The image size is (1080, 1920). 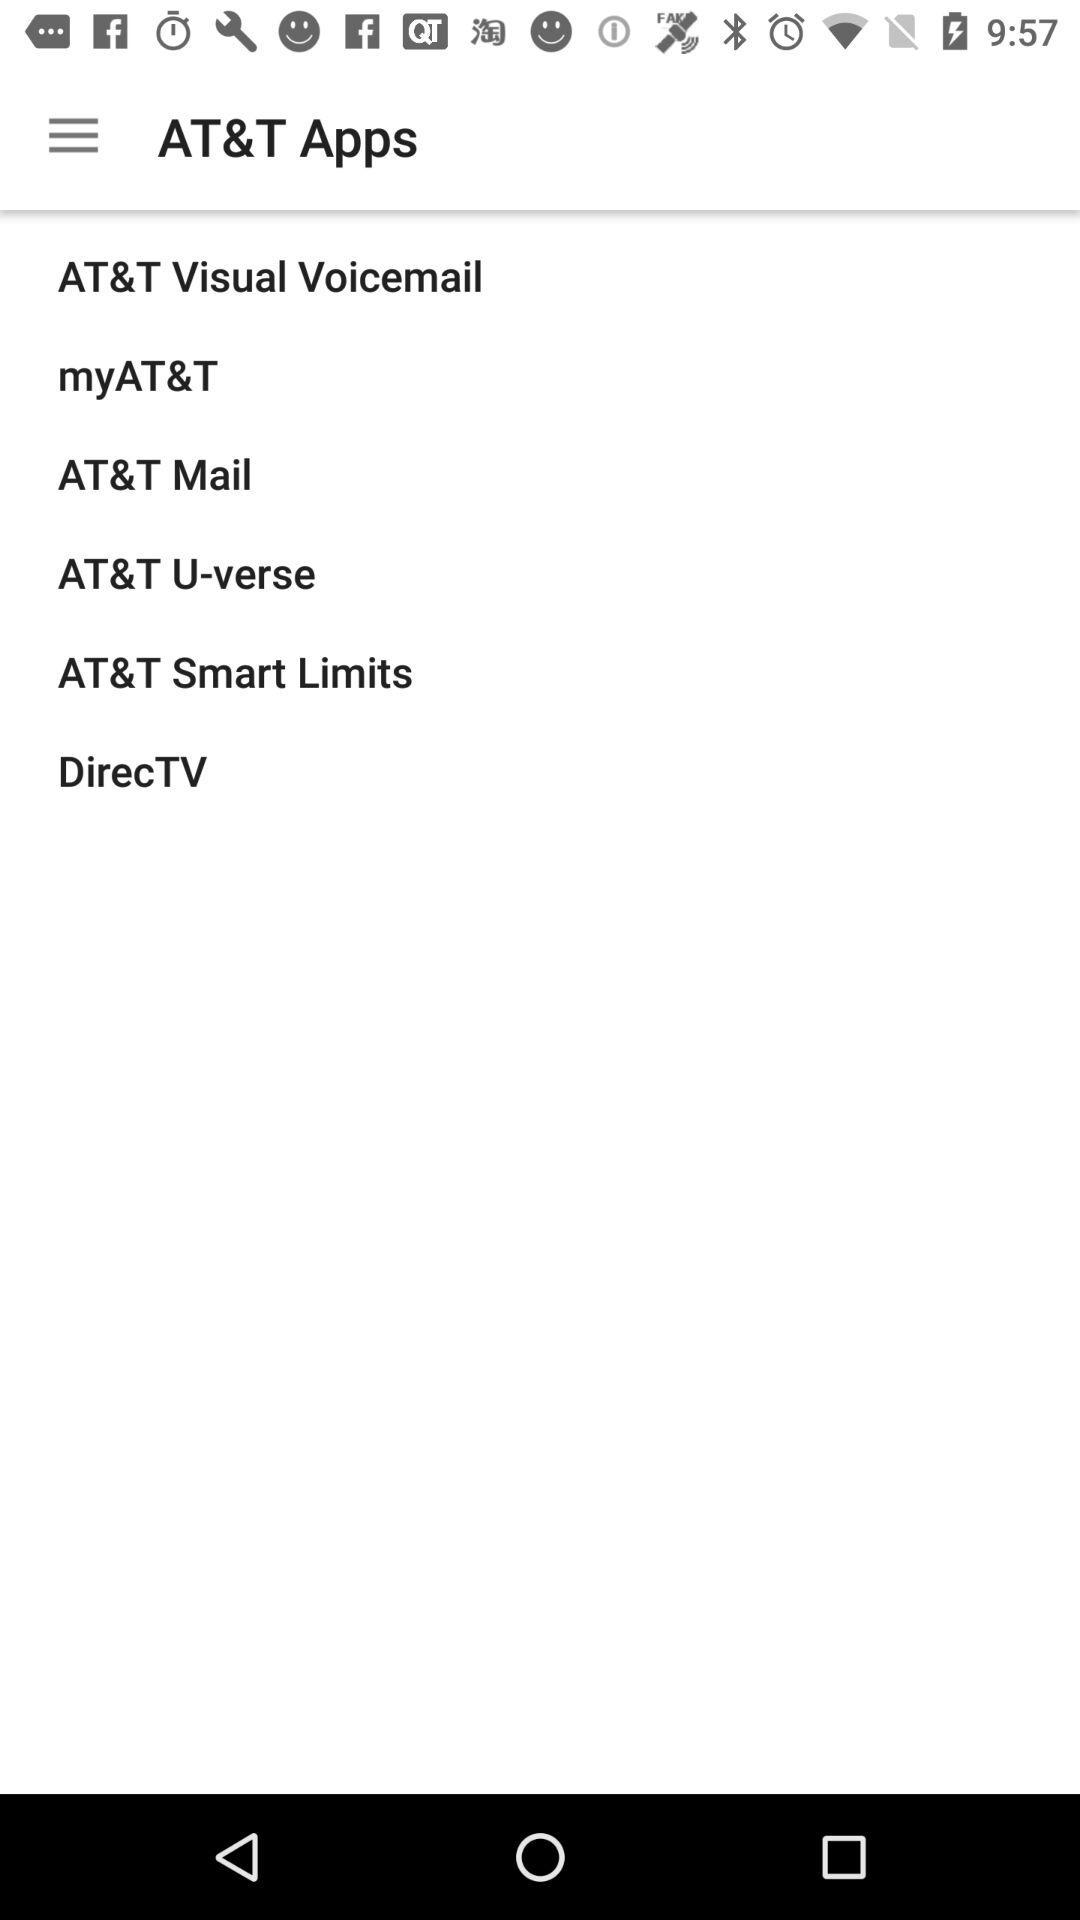 I want to click on the directv, so click(x=132, y=769).